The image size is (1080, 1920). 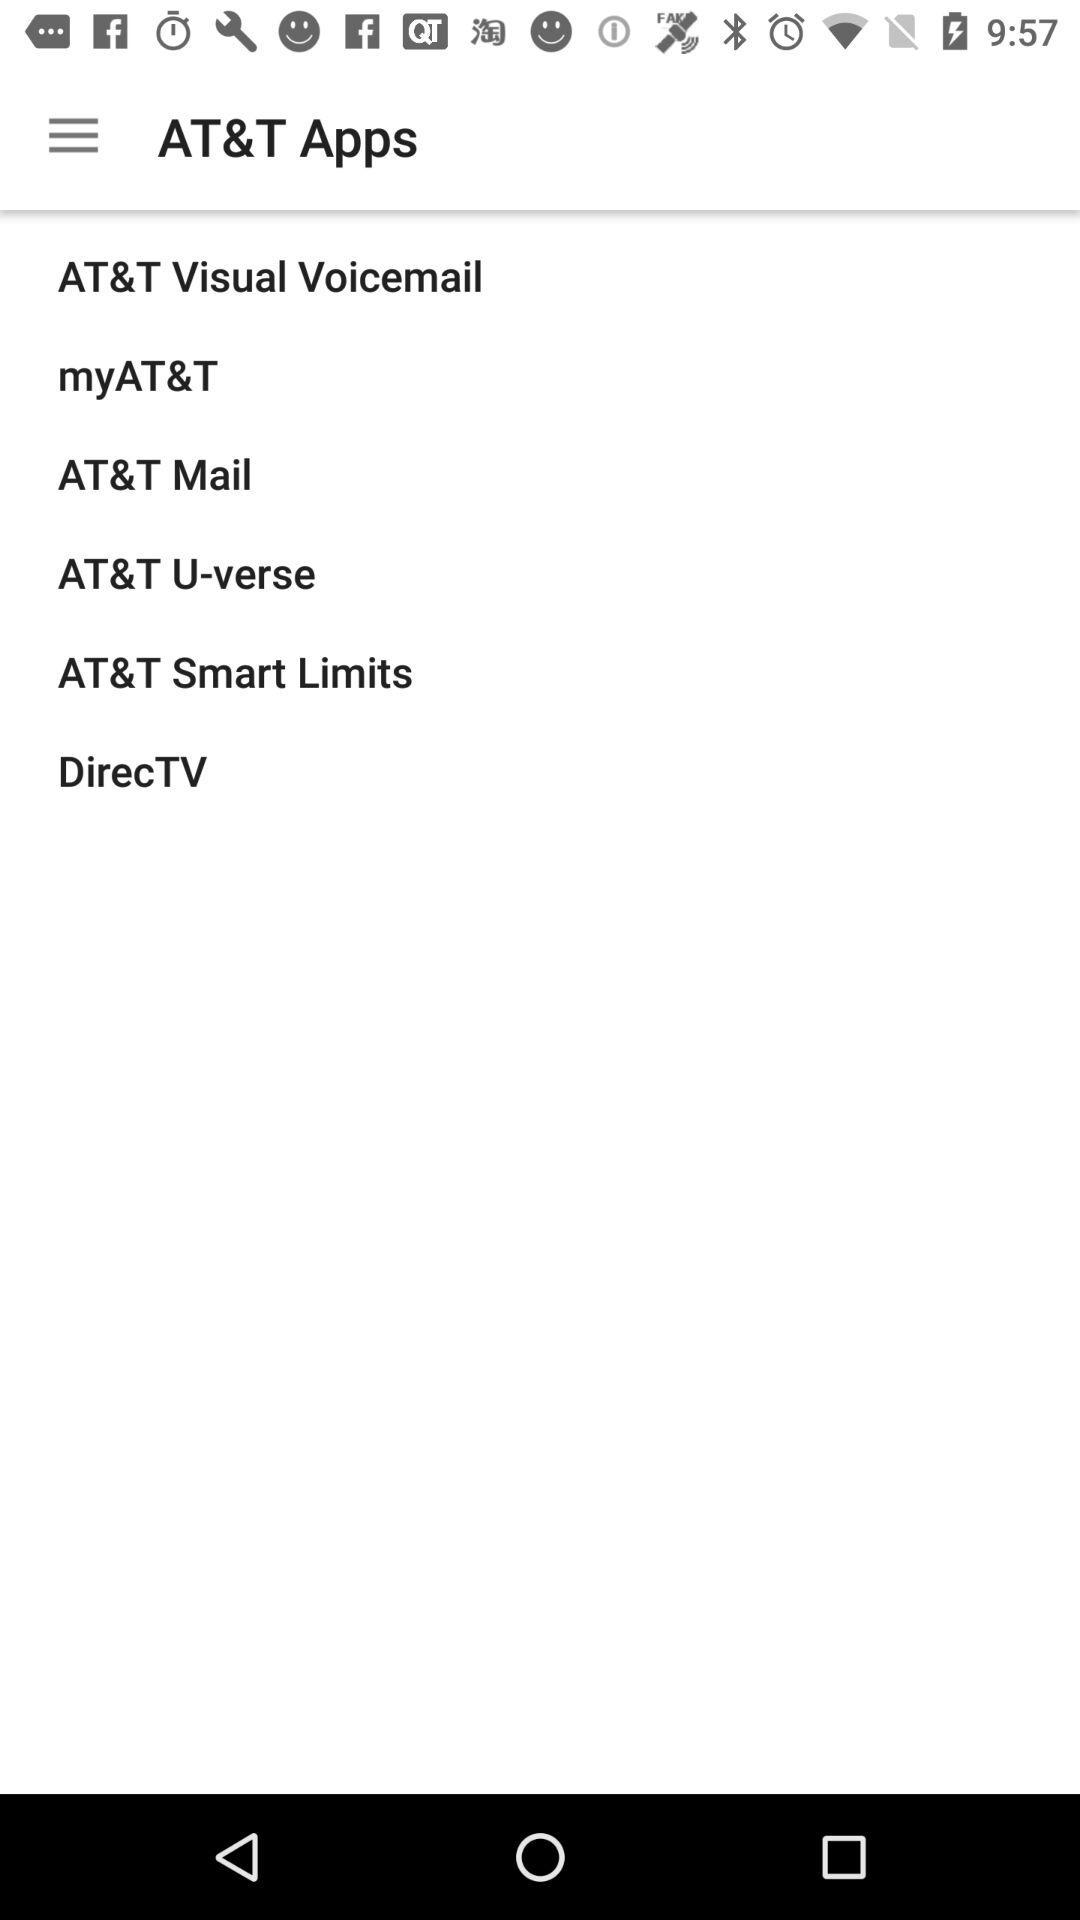 I want to click on the directv, so click(x=132, y=769).